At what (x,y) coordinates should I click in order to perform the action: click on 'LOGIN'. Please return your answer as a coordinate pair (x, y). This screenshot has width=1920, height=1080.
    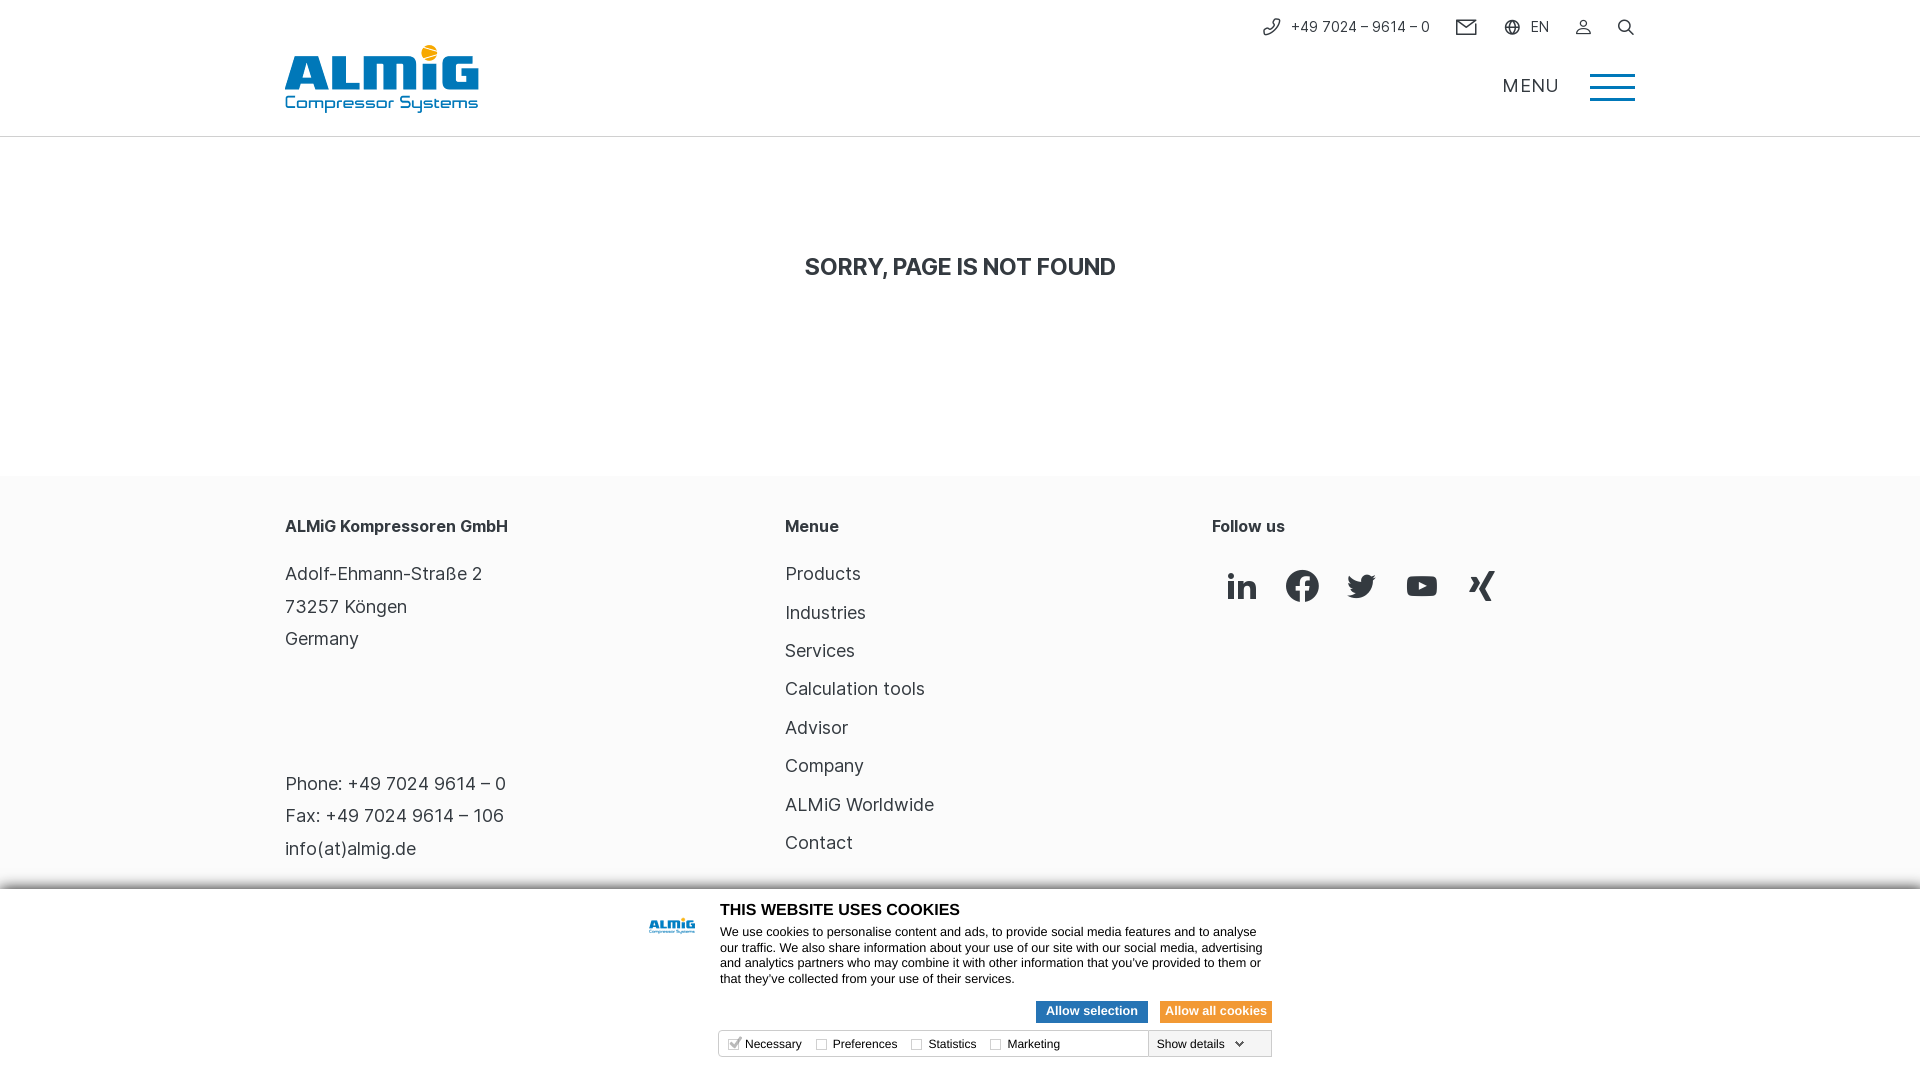
    Looking at the image, I should click on (1582, 27).